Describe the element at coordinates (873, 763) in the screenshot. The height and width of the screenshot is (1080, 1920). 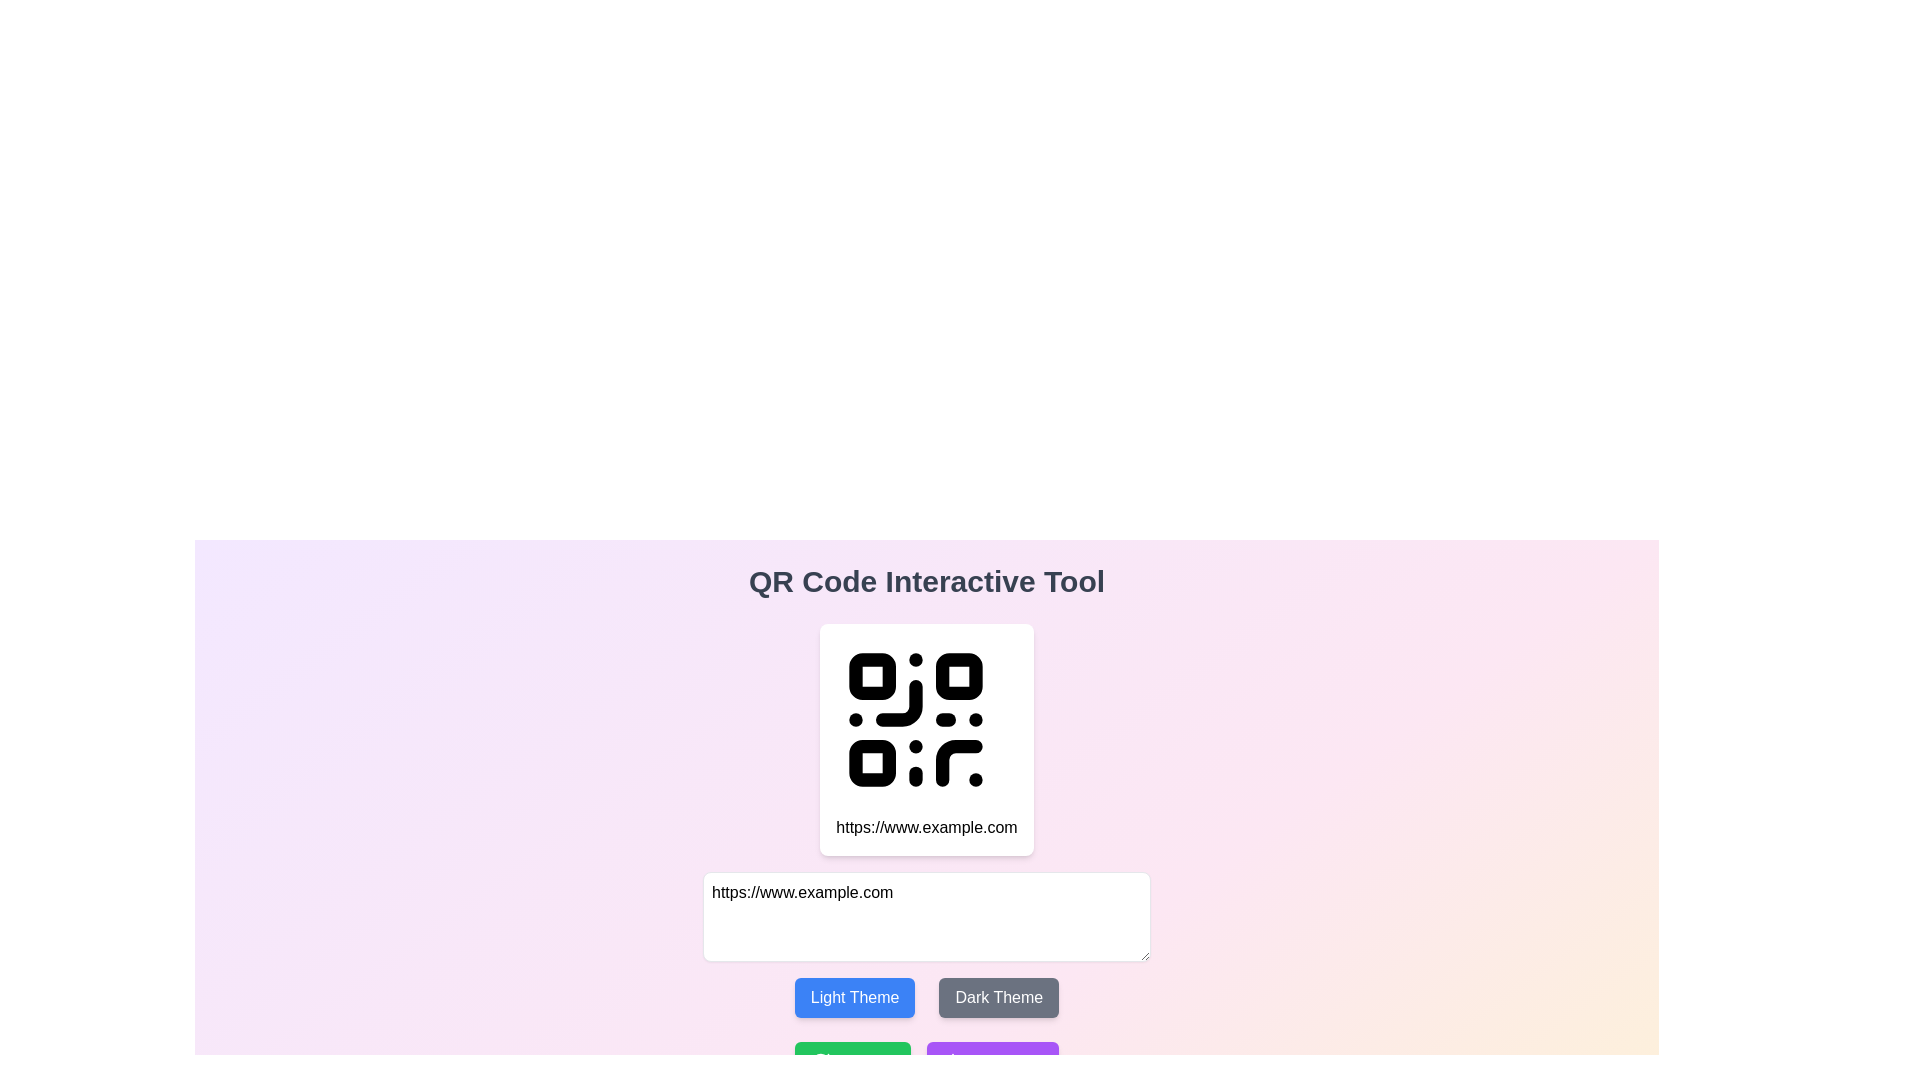
I see `the small rounded rectangular shape located in the lower-left section of the QR code, specifically the third rectangular block among its children` at that location.